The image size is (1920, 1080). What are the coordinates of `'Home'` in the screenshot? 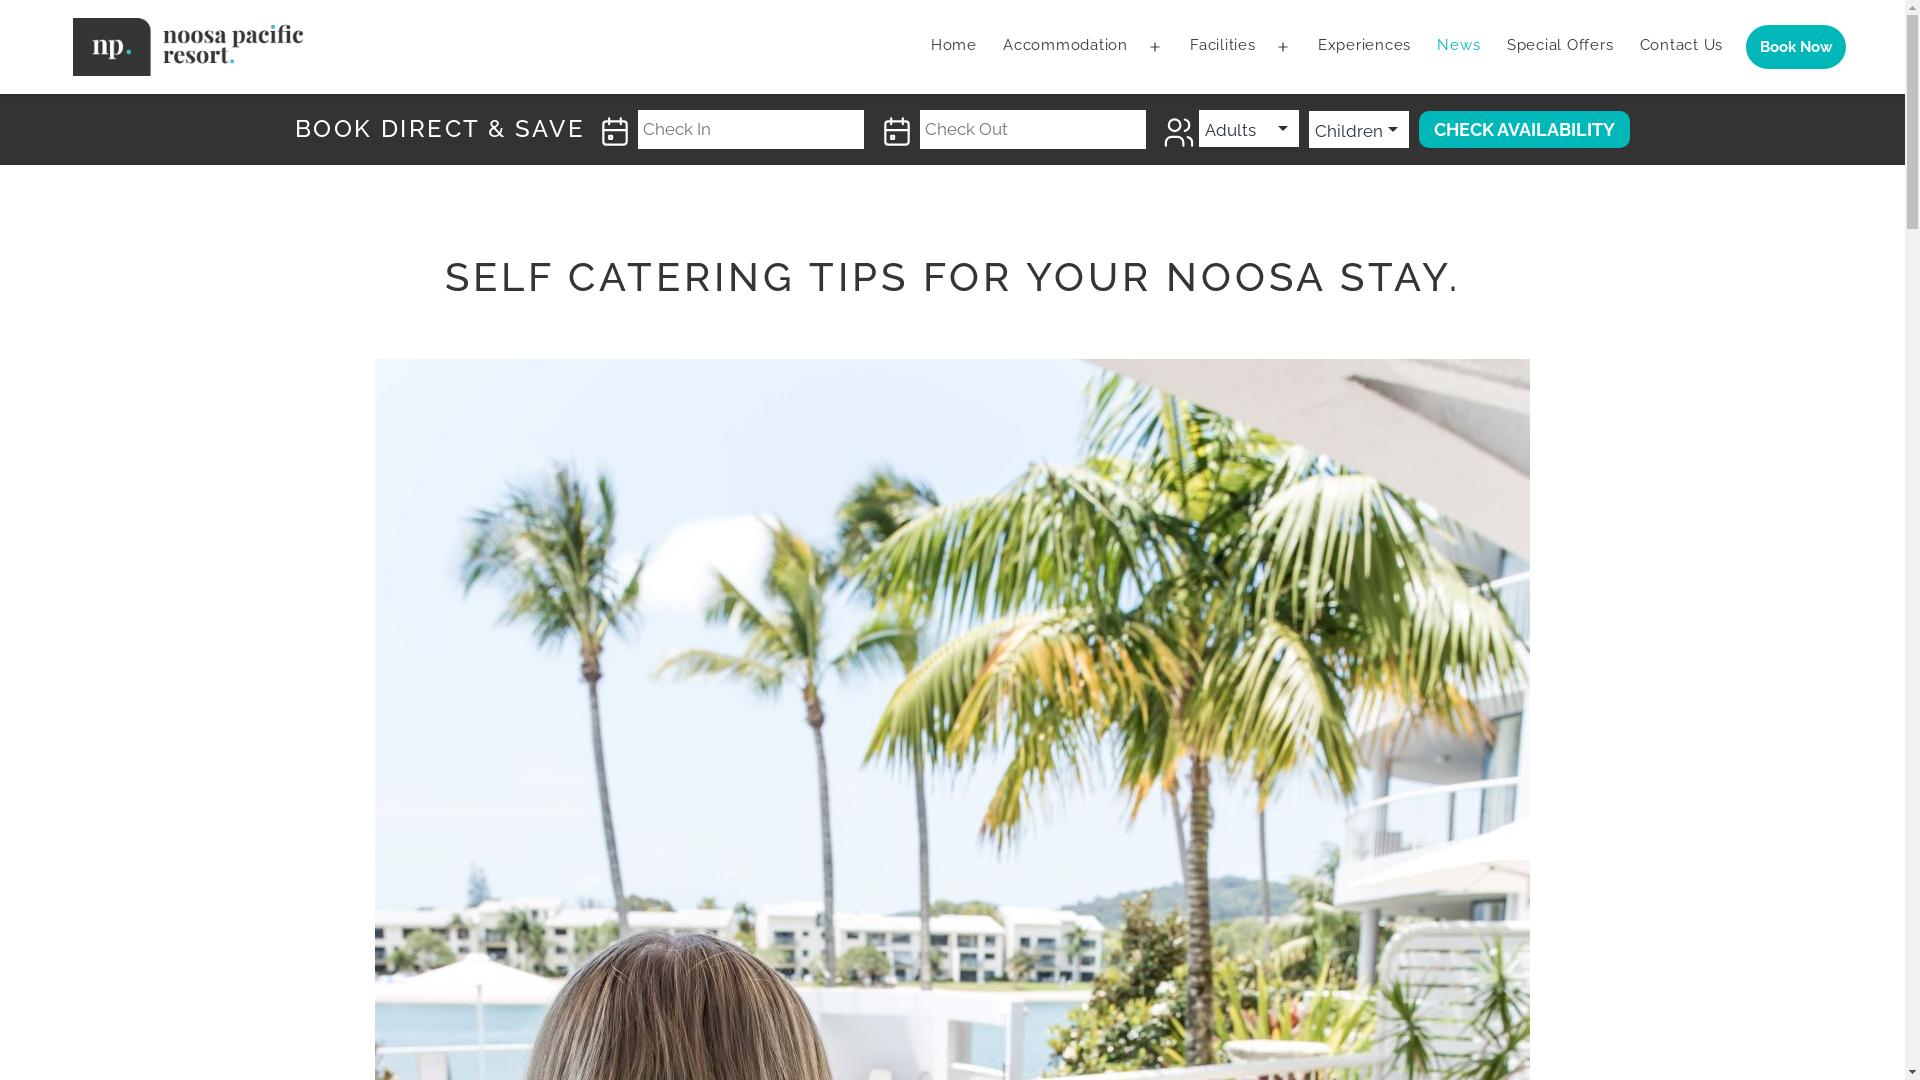 It's located at (953, 46).